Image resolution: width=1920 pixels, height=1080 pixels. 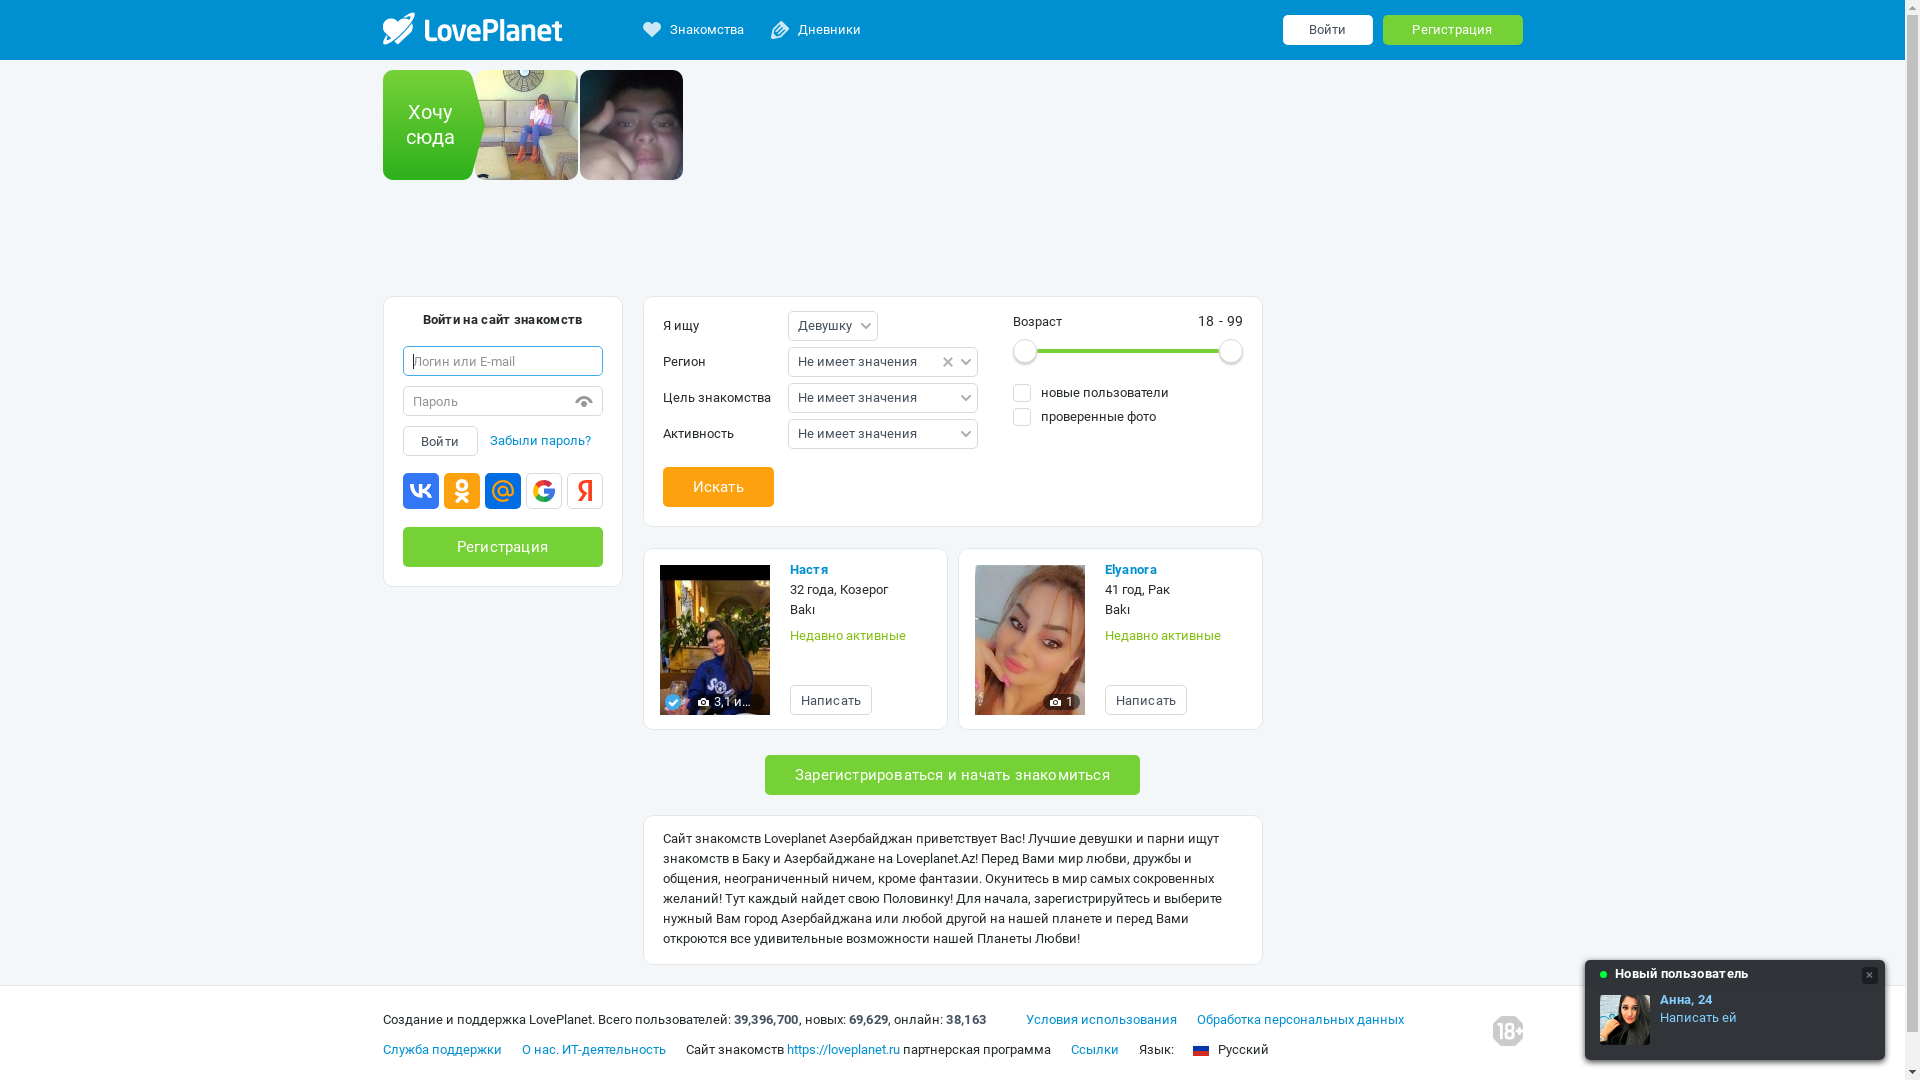 What do you see at coordinates (502, 493) in the screenshot?
I see `'Mail.ru'` at bounding box center [502, 493].